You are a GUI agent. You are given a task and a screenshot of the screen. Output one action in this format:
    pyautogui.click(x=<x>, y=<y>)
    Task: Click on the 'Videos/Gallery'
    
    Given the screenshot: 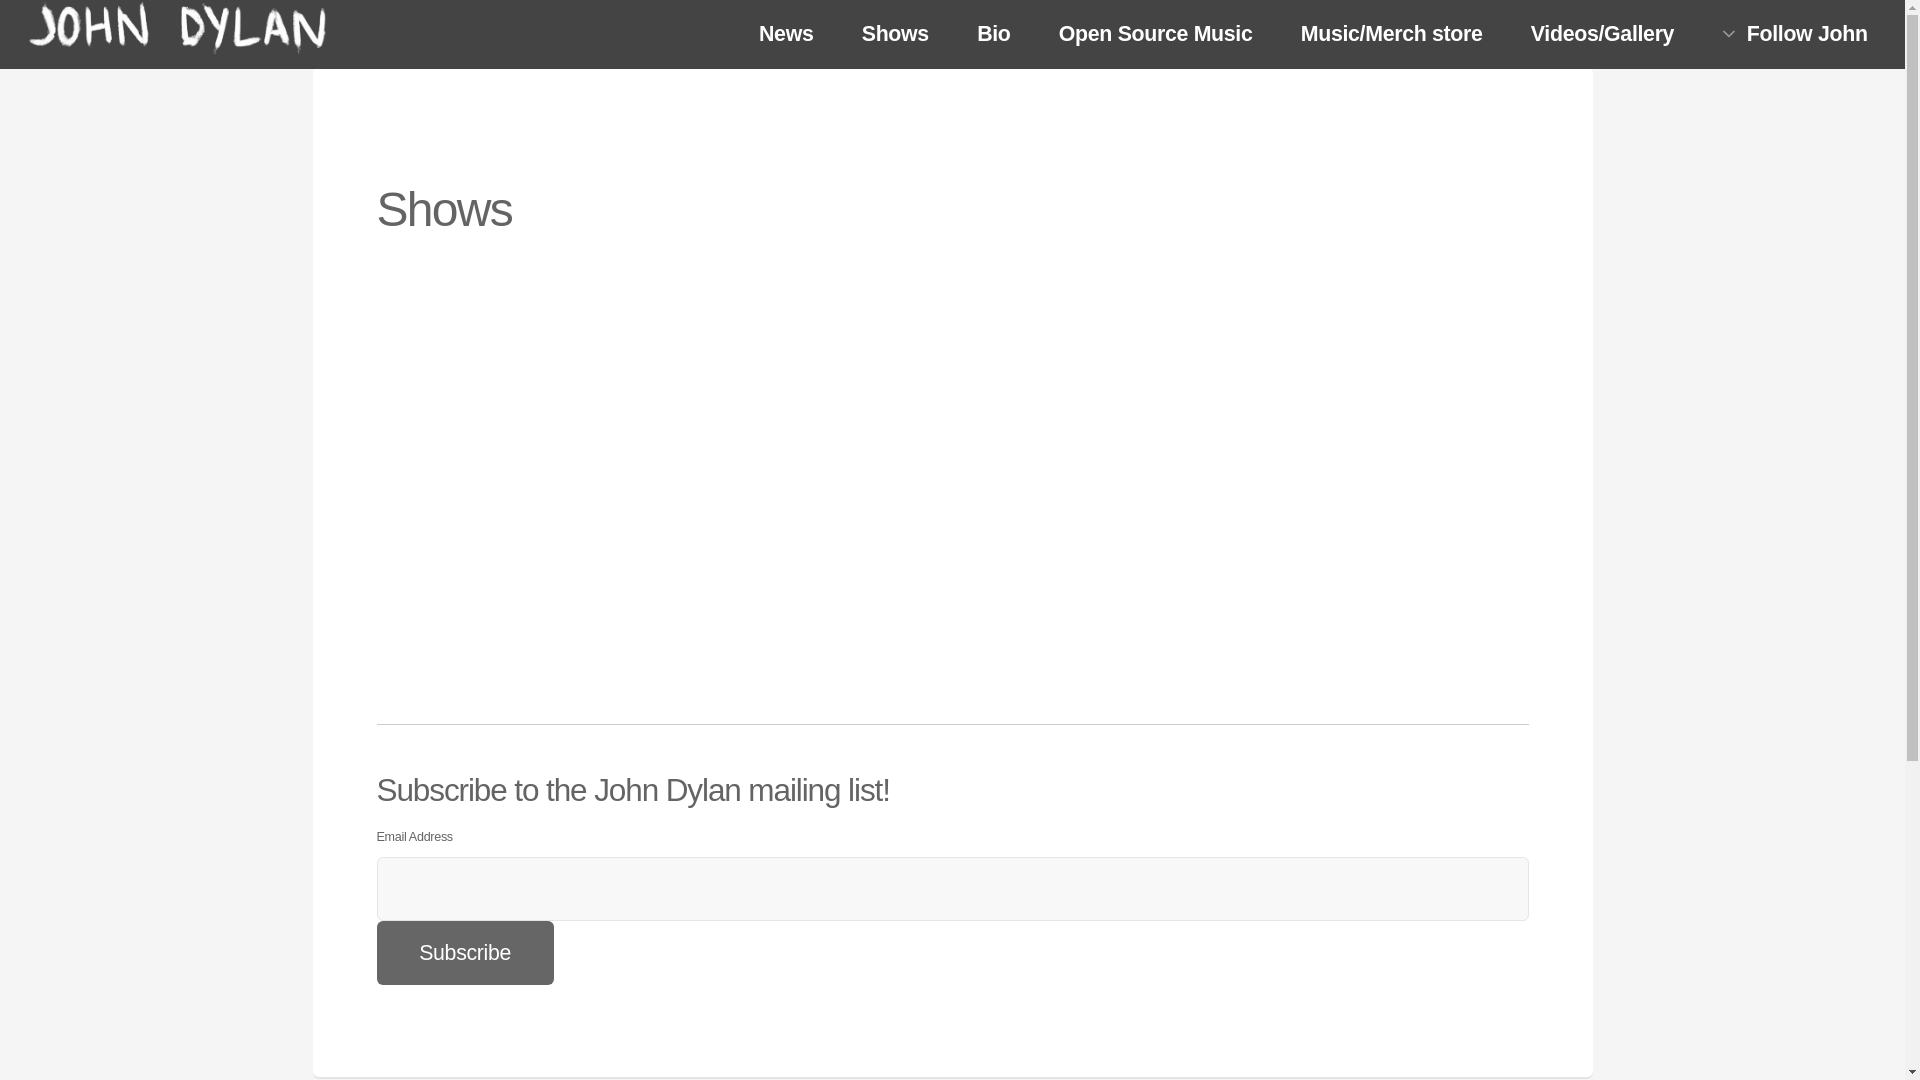 What is the action you would take?
    pyautogui.click(x=1603, y=35)
    